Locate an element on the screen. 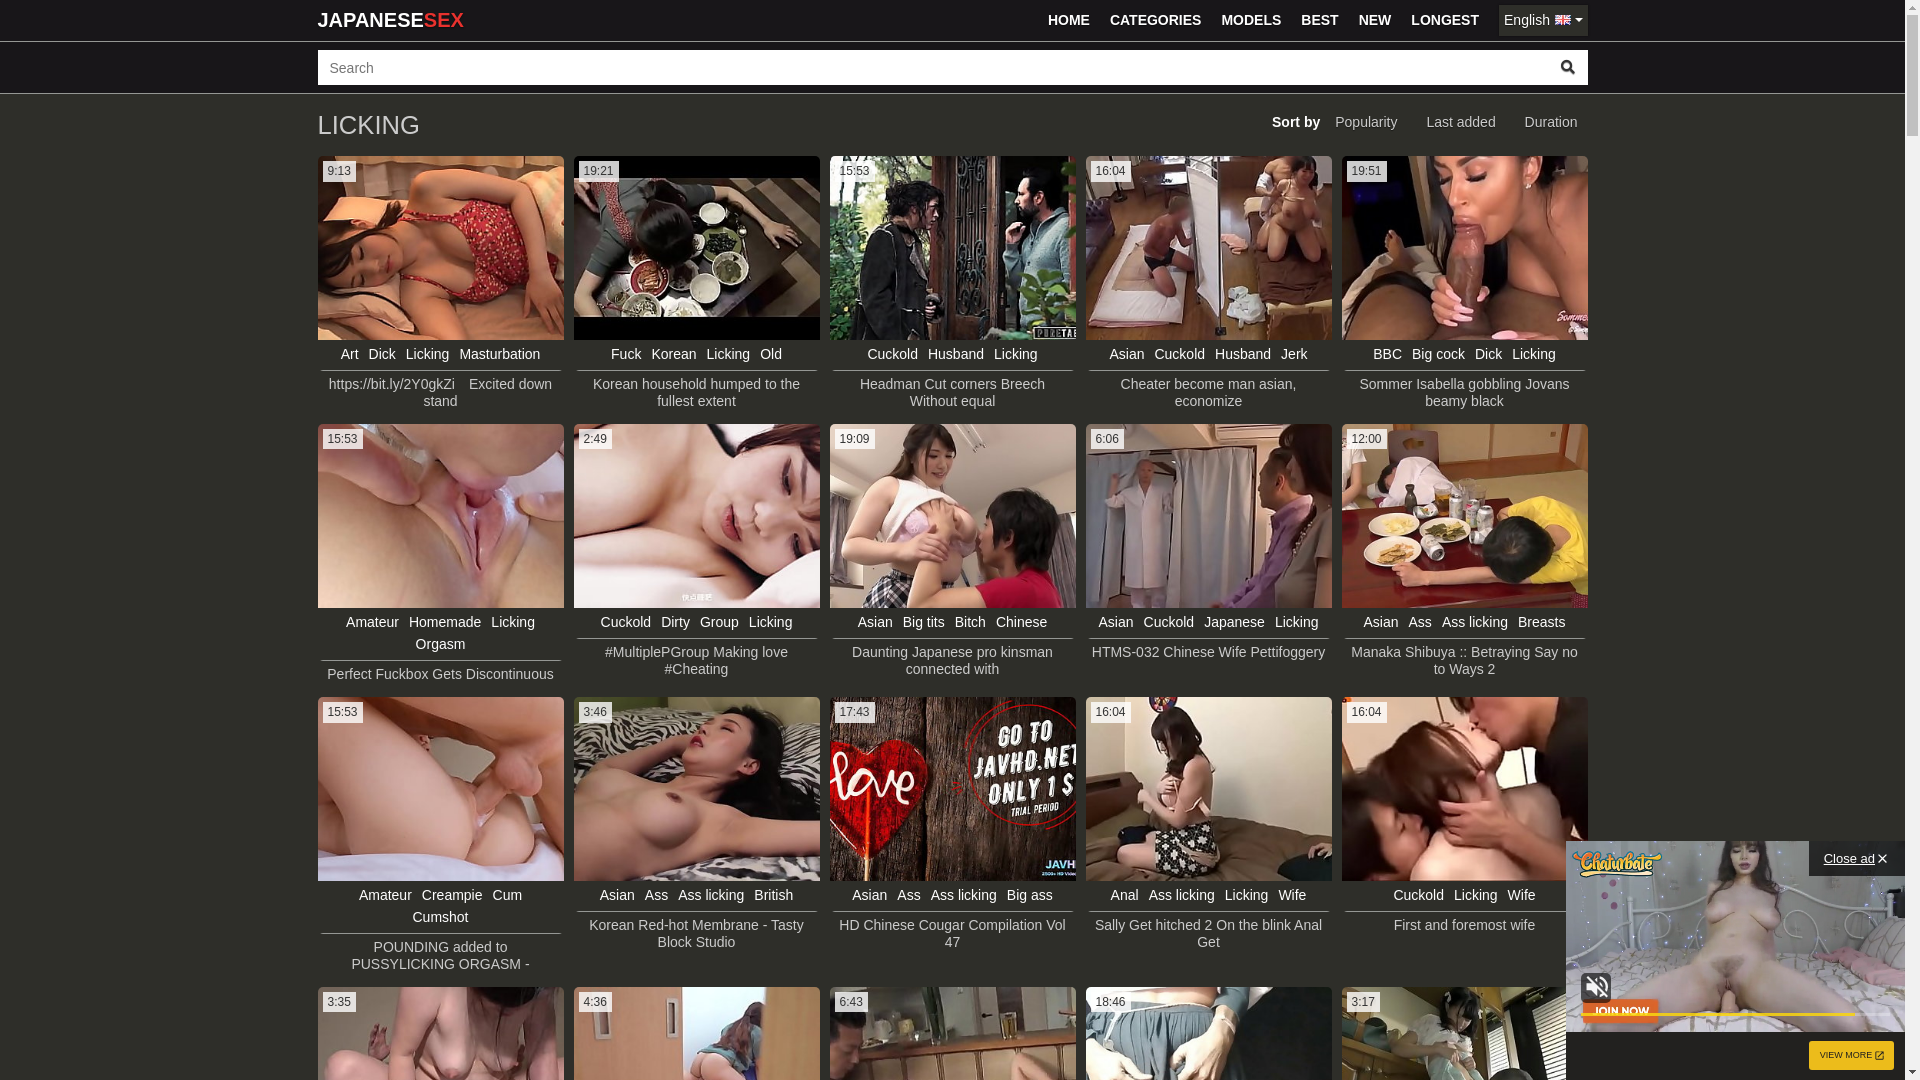 Image resolution: width=1920 pixels, height=1080 pixels. 'Cuckold' is located at coordinates (891, 353).